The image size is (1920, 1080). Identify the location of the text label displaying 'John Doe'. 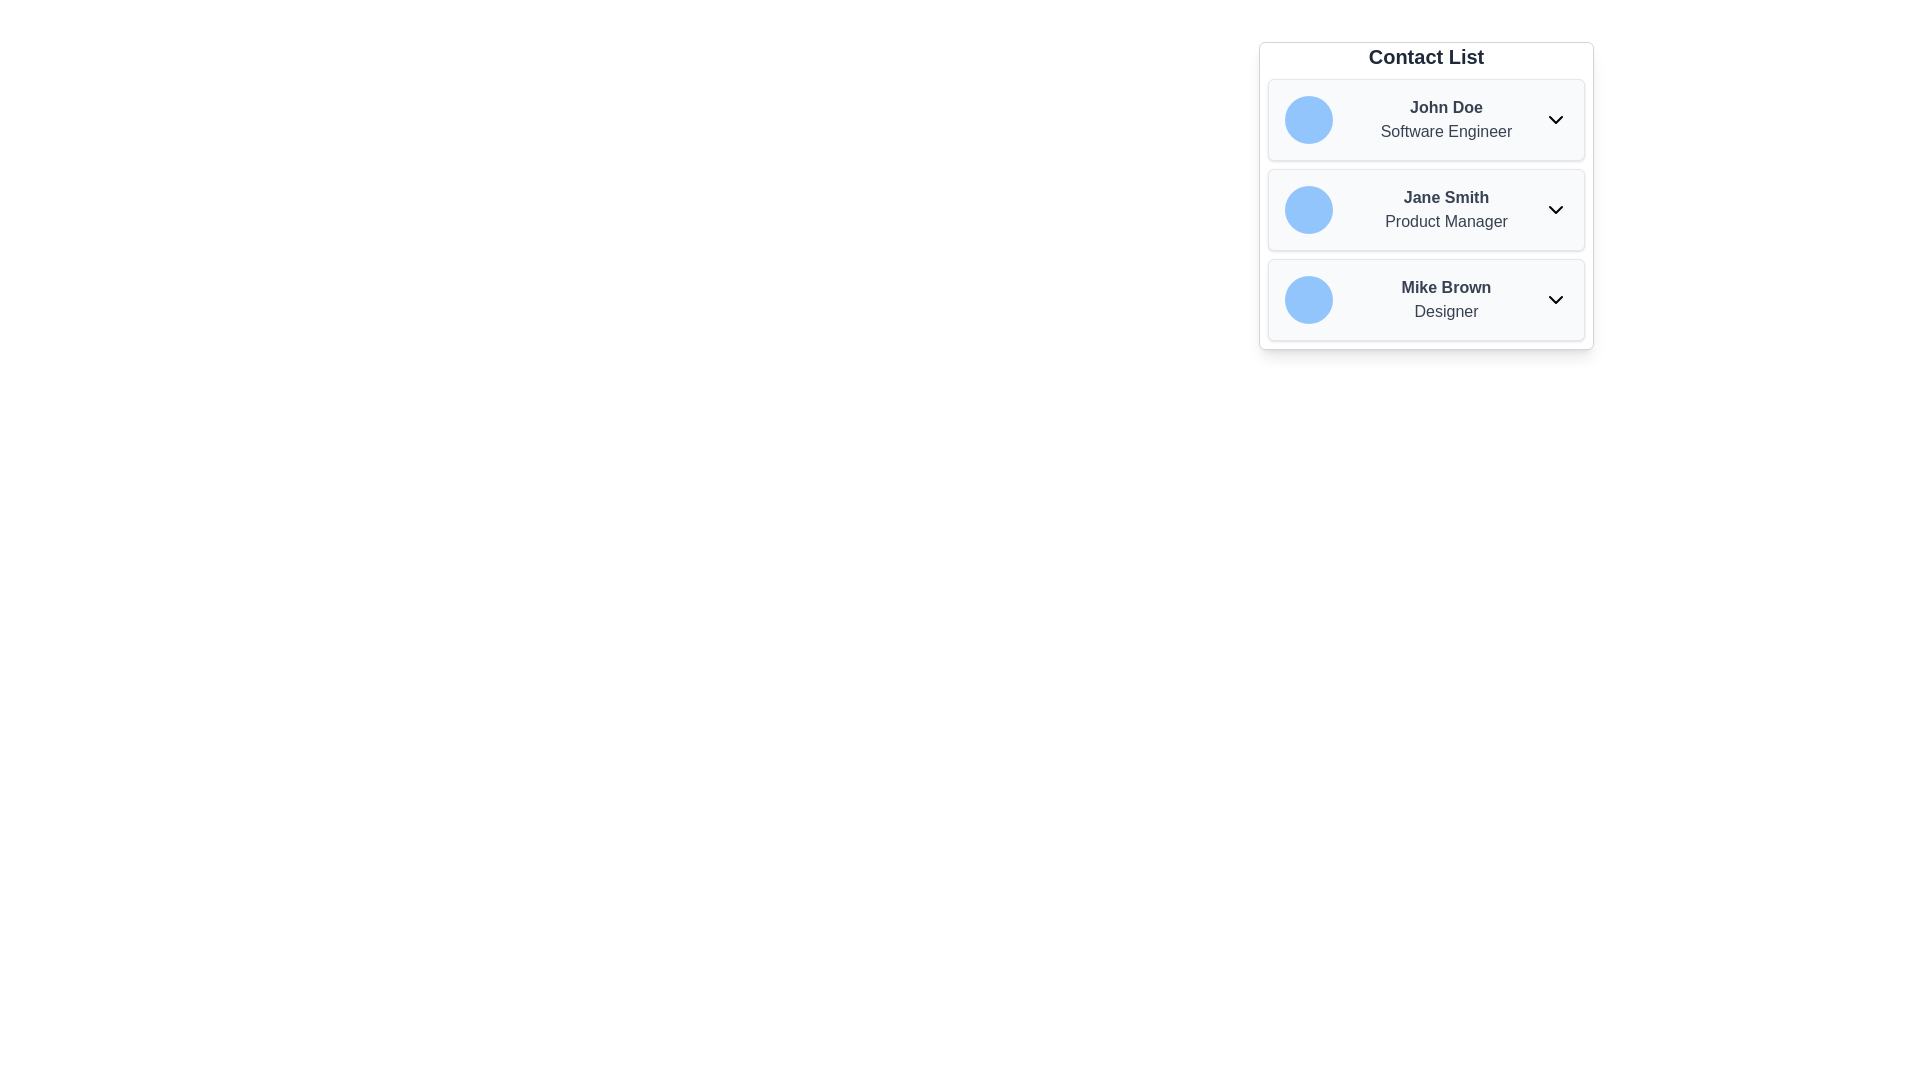
(1446, 108).